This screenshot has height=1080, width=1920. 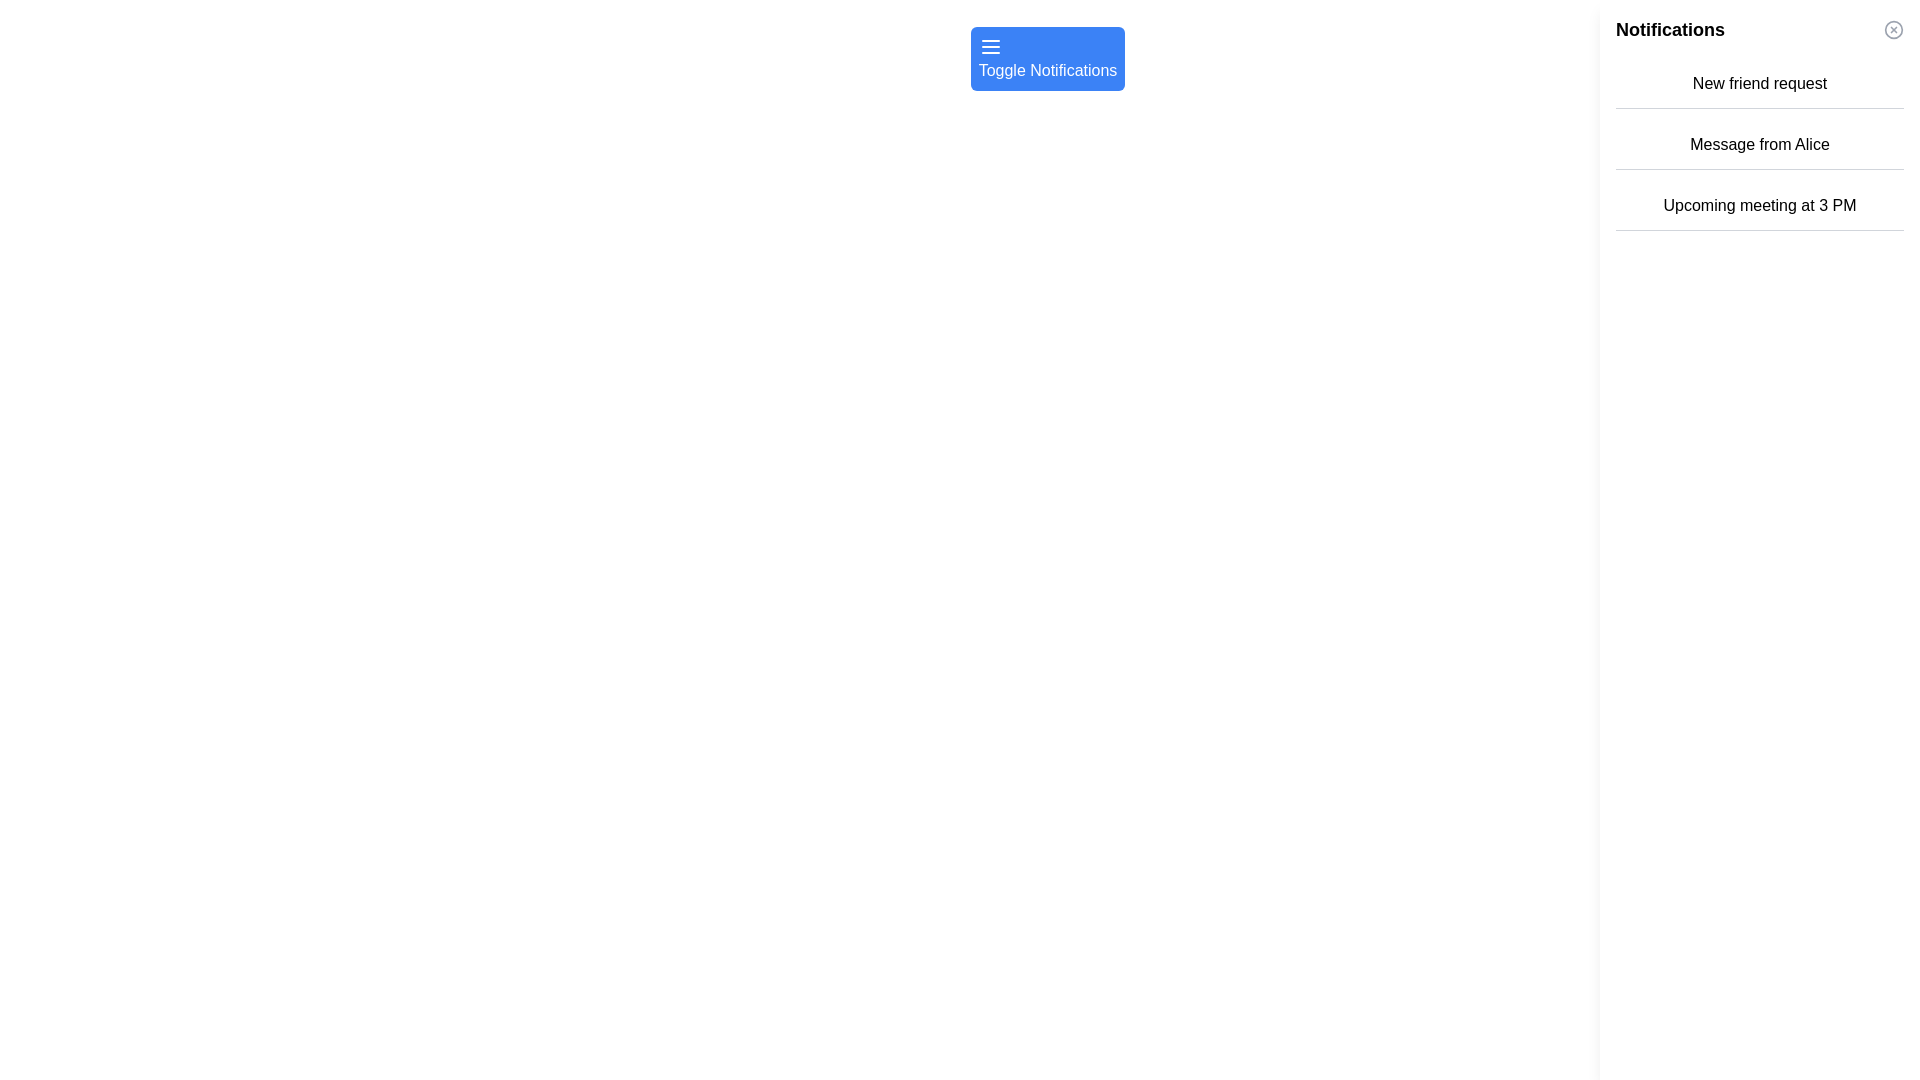 What do you see at coordinates (1670, 30) in the screenshot?
I see `the bold text label displaying 'Notifications' at the top-right section of the panel` at bounding box center [1670, 30].